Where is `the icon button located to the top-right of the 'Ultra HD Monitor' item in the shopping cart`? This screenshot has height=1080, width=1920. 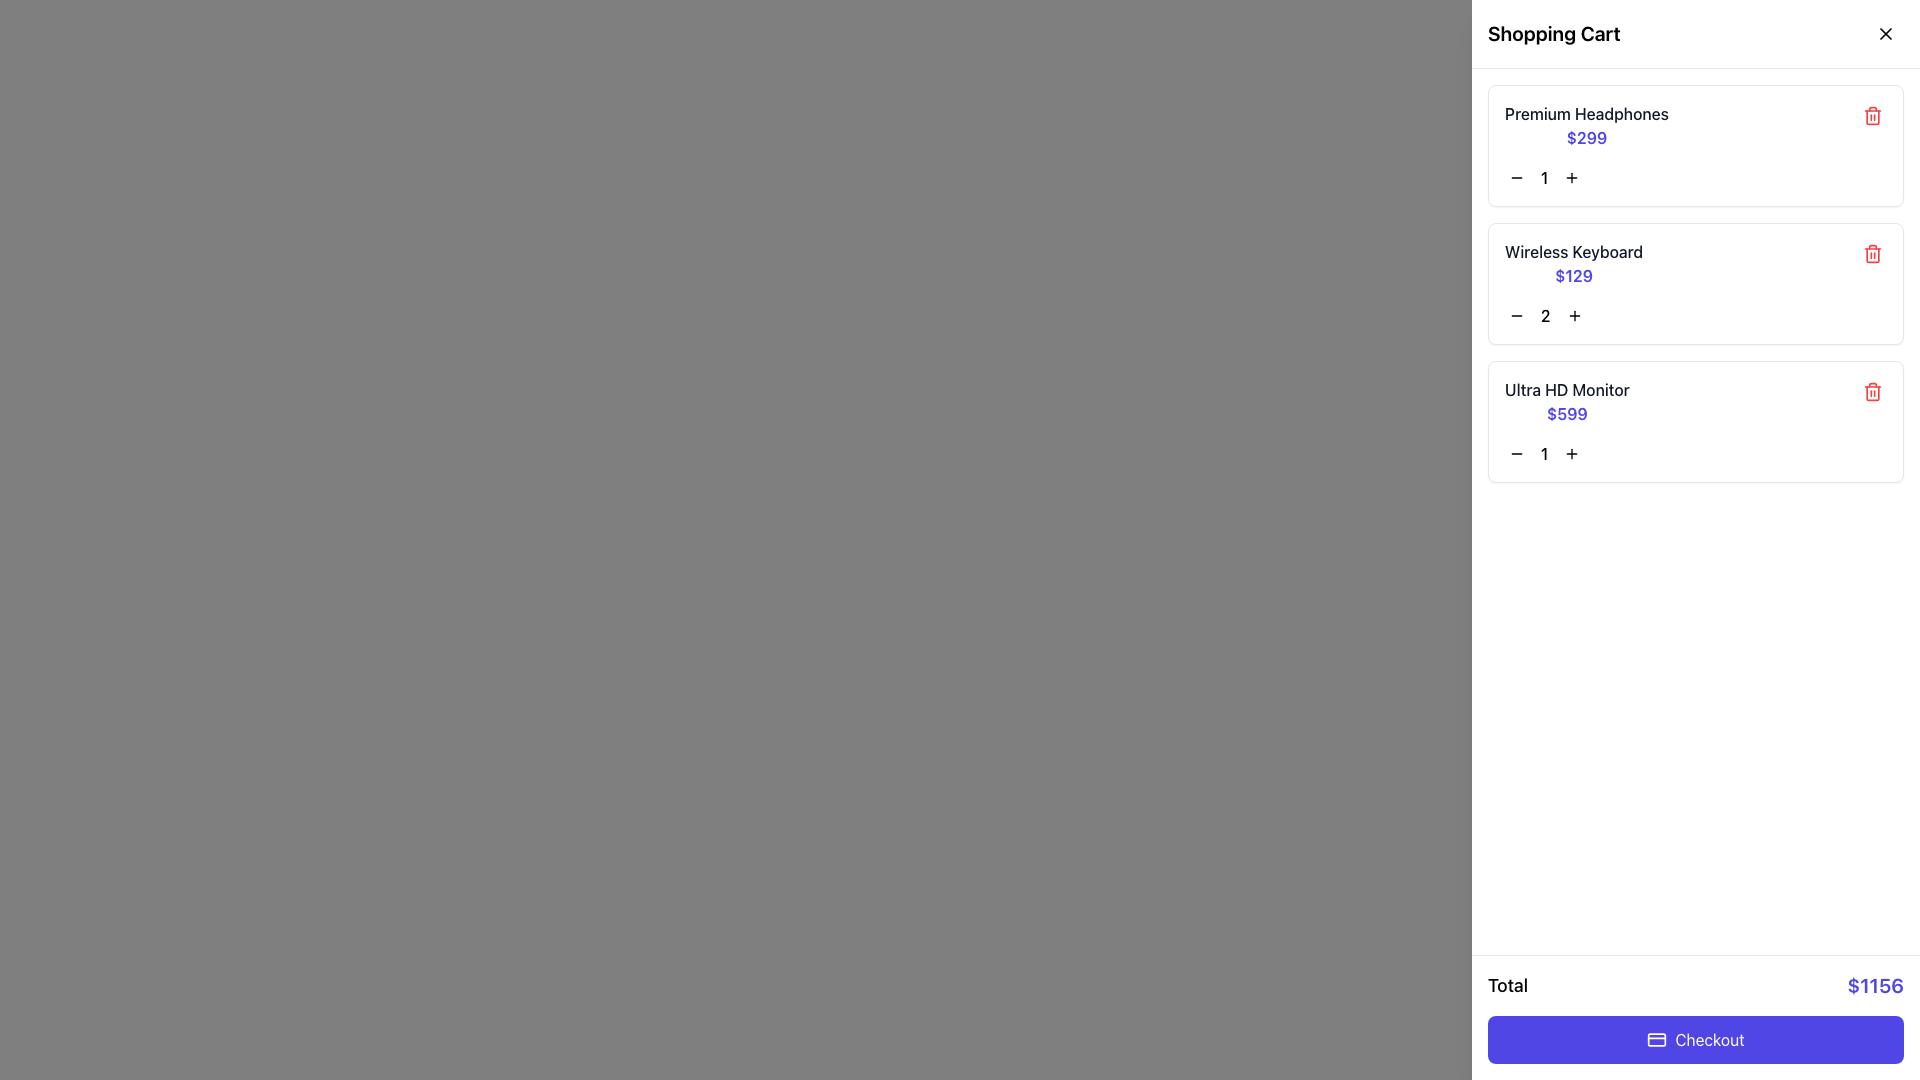
the icon button located to the top-right of the 'Ultra HD Monitor' item in the shopping cart is located at coordinates (1871, 392).